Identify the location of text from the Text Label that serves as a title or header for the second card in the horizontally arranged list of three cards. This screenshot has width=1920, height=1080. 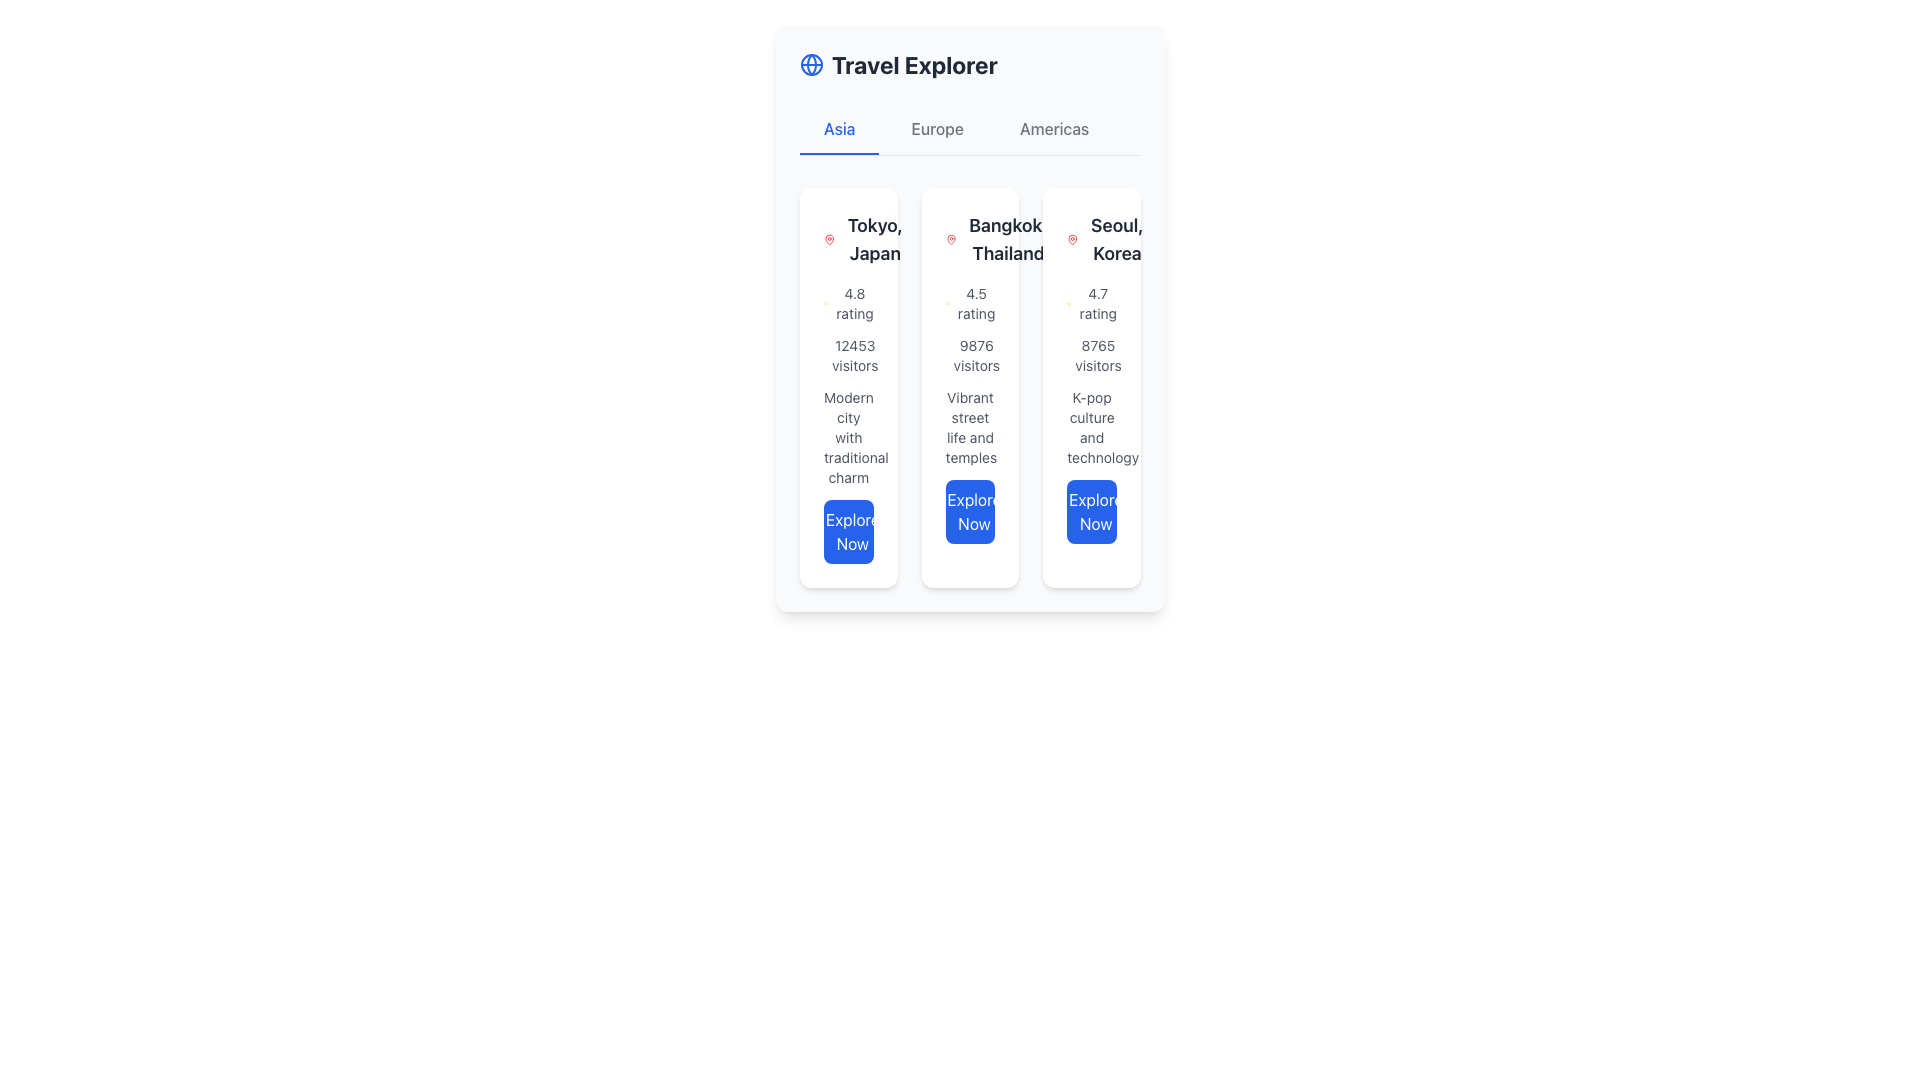
(1008, 238).